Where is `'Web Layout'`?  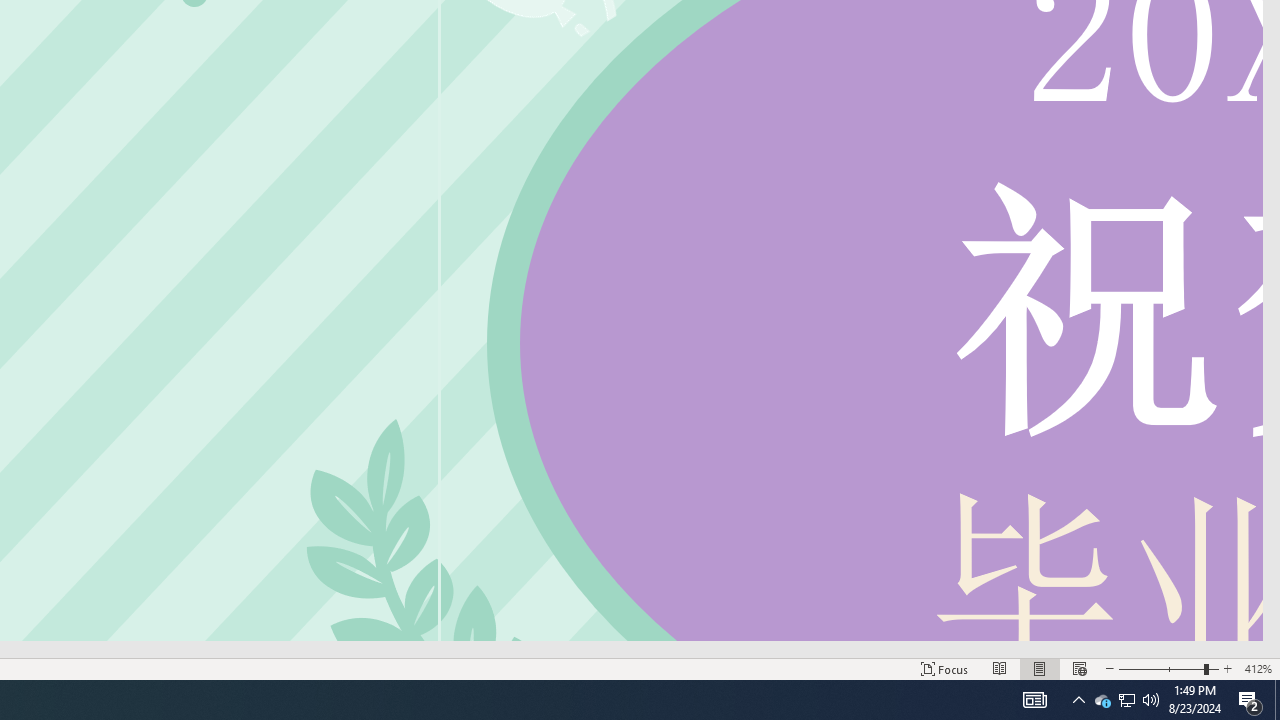 'Web Layout' is located at coordinates (1078, 669).